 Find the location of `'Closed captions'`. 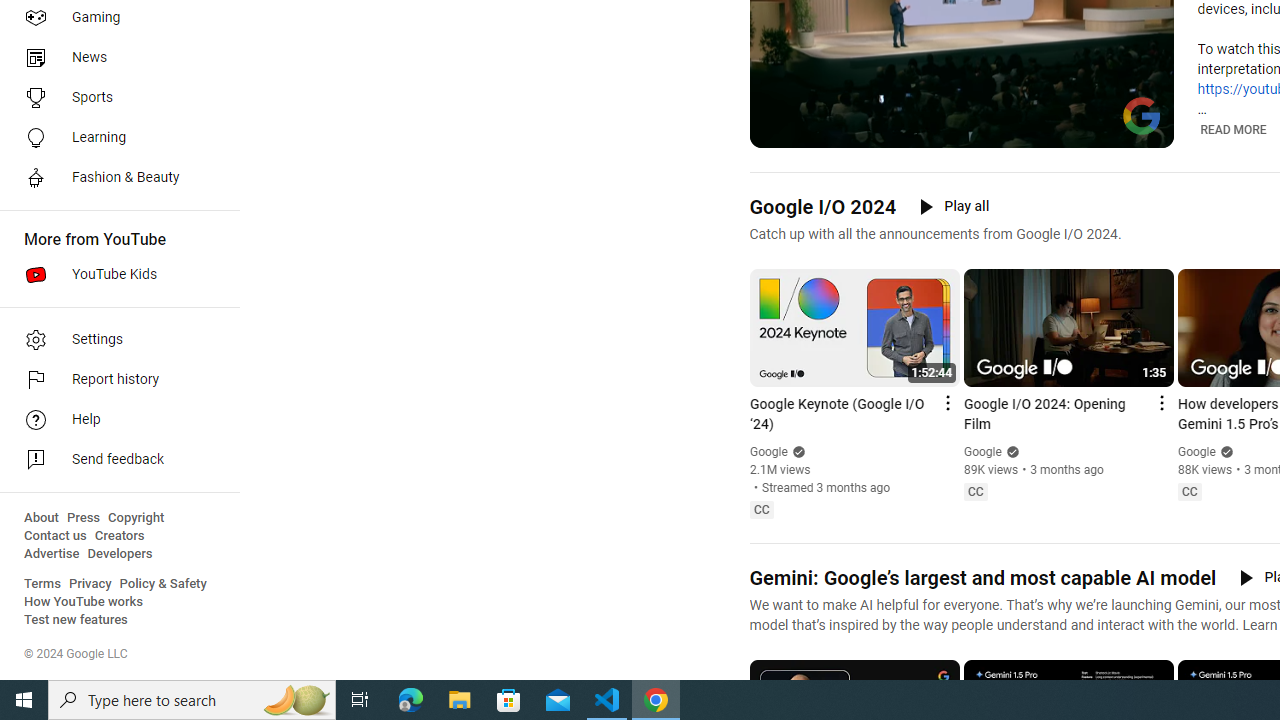

'Closed captions' is located at coordinates (1189, 492).